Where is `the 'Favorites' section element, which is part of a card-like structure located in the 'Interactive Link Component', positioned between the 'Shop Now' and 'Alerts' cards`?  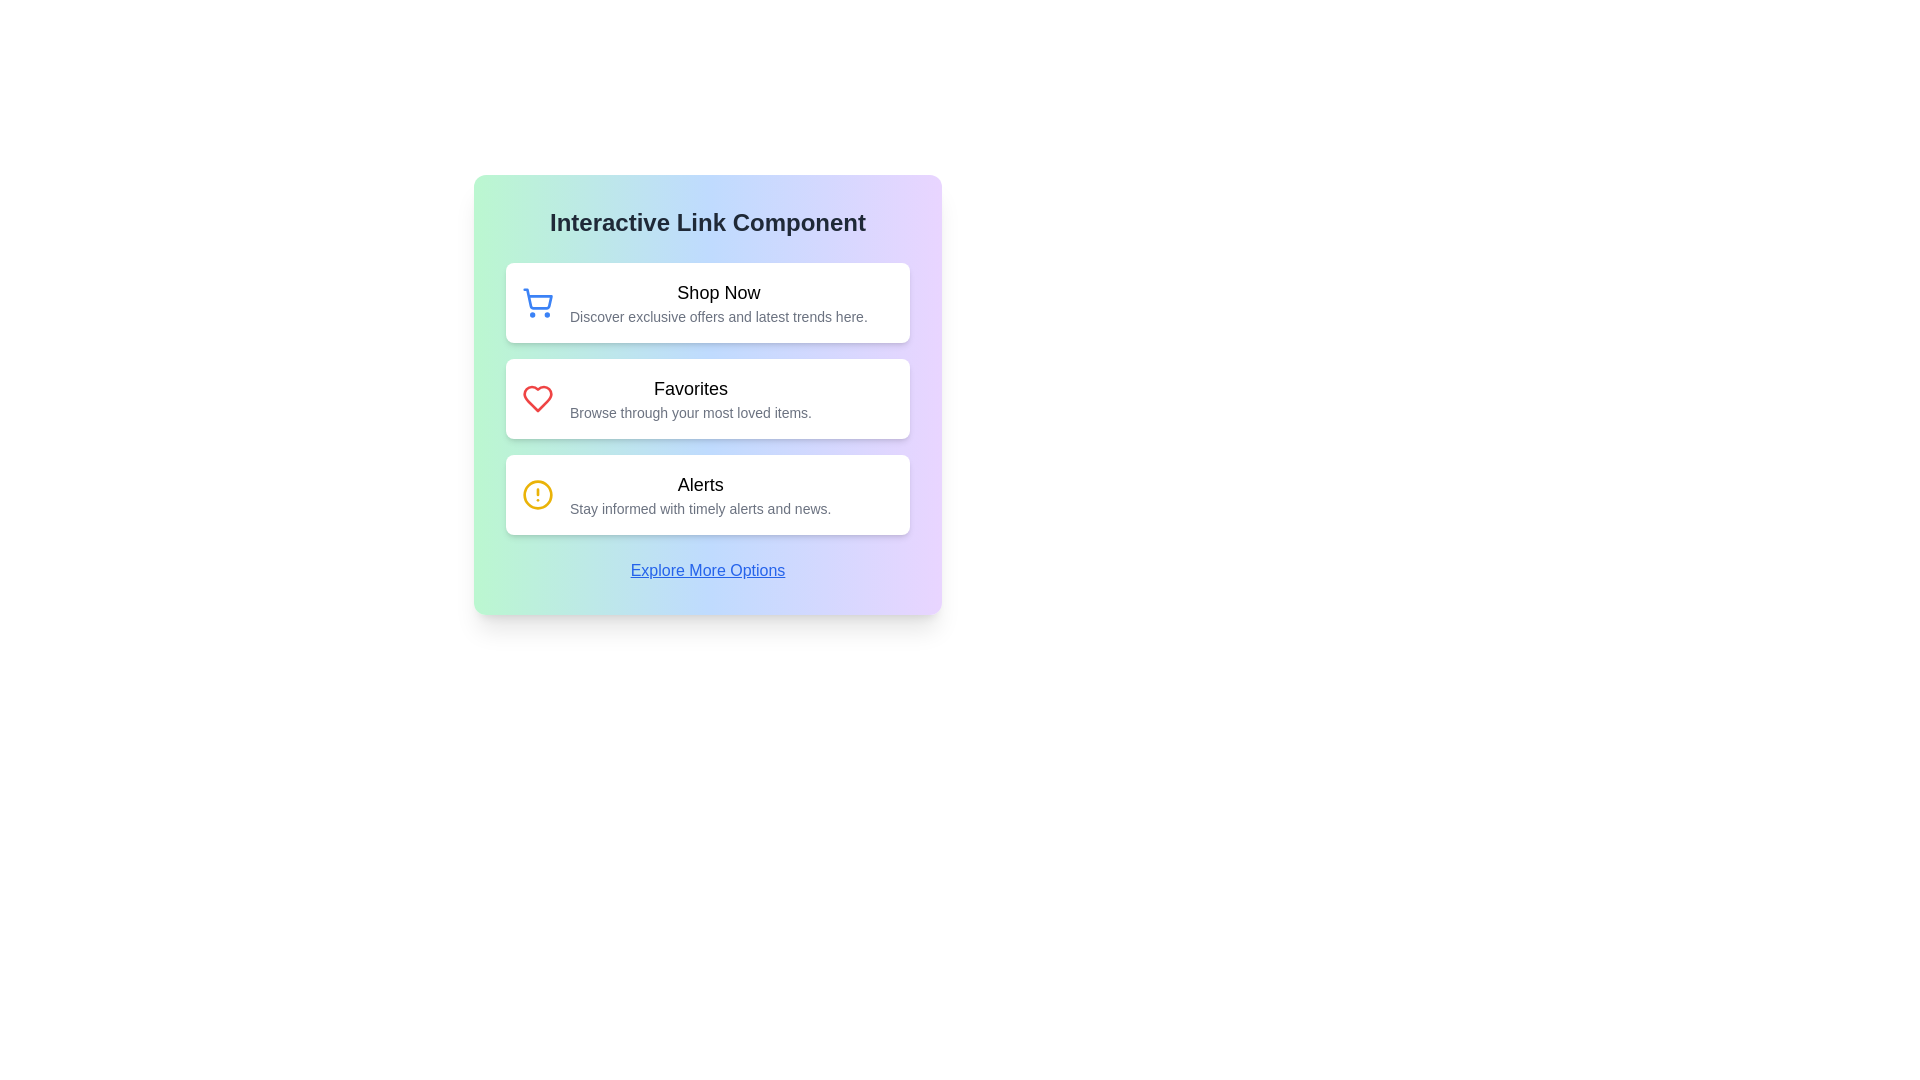
the 'Favorites' section element, which is part of a card-like structure located in the 'Interactive Link Component', positioned between the 'Shop Now' and 'Alerts' cards is located at coordinates (691, 398).